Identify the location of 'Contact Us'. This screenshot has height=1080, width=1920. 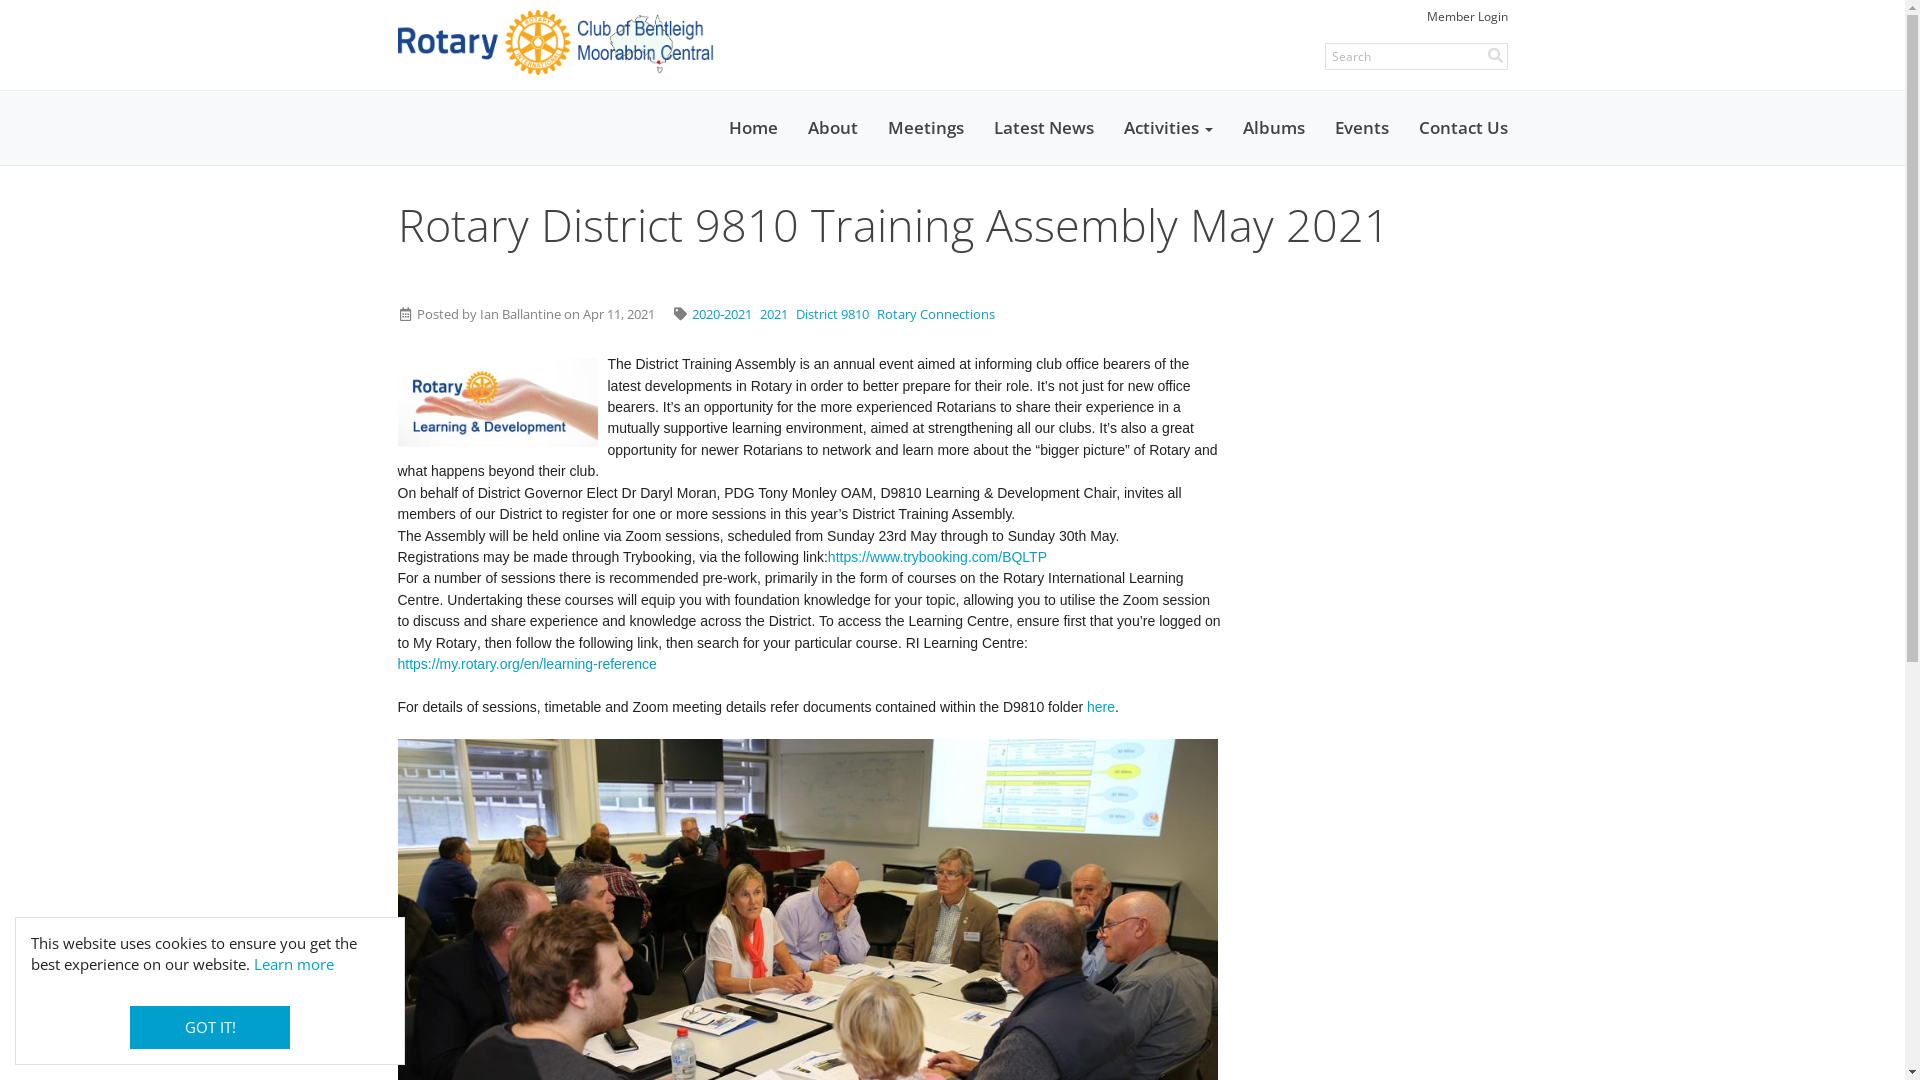
(1463, 127).